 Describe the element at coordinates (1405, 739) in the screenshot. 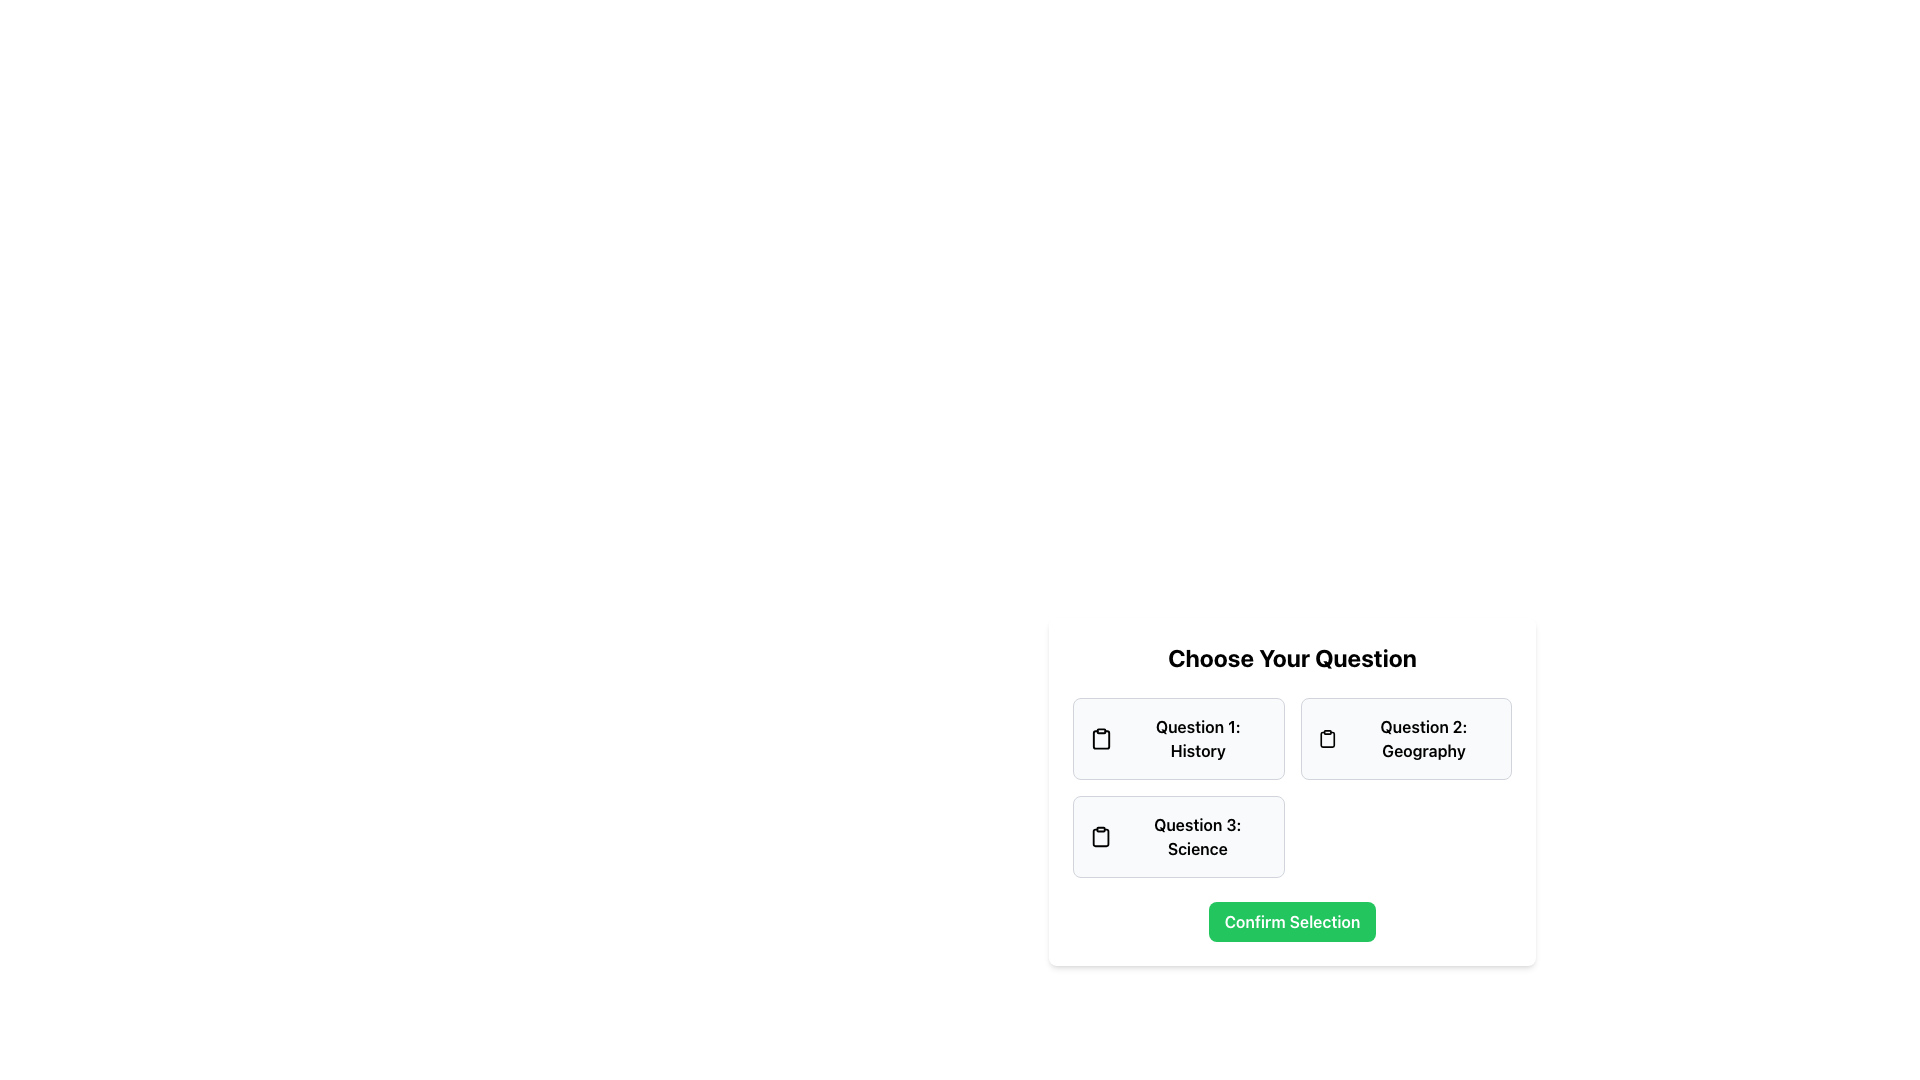

I see `the button labeled 'Question 2: Geography'` at that location.